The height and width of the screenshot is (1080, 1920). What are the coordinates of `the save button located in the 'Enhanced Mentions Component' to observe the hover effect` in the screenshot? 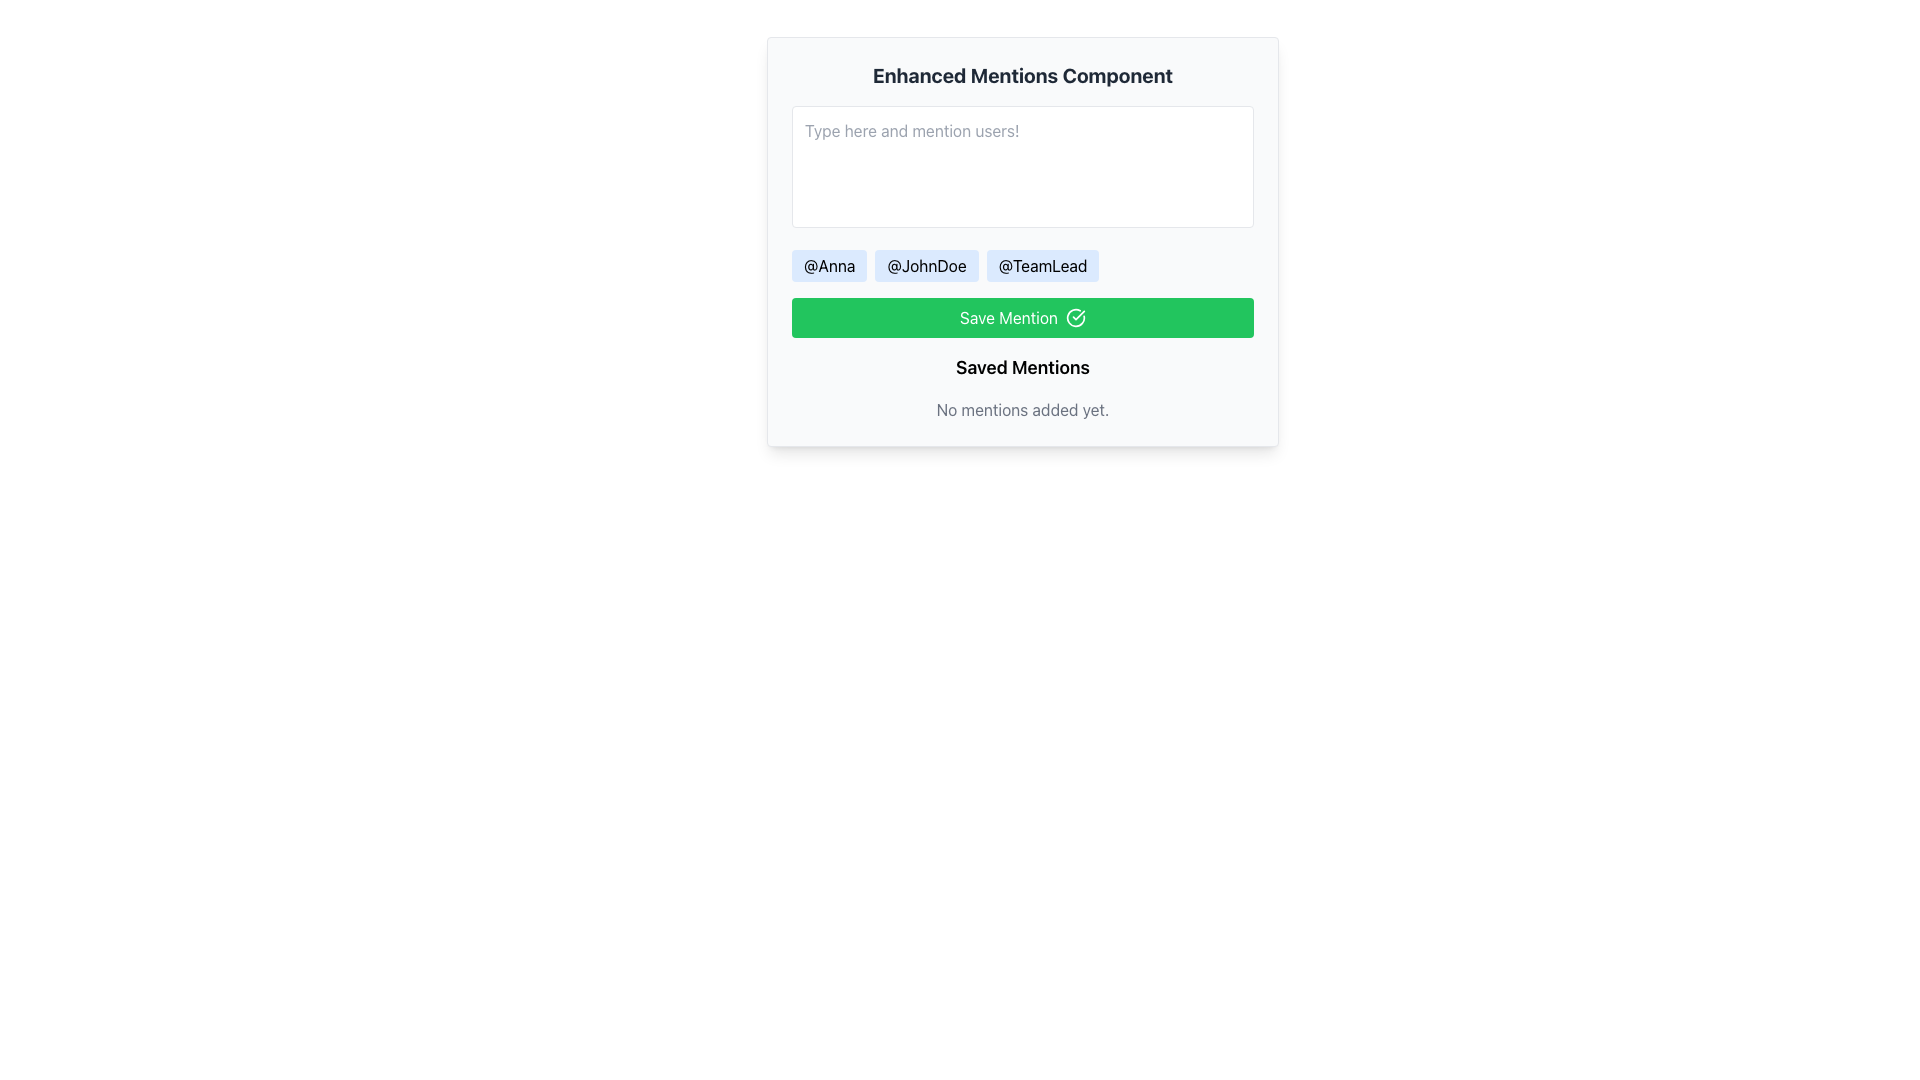 It's located at (1022, 316).